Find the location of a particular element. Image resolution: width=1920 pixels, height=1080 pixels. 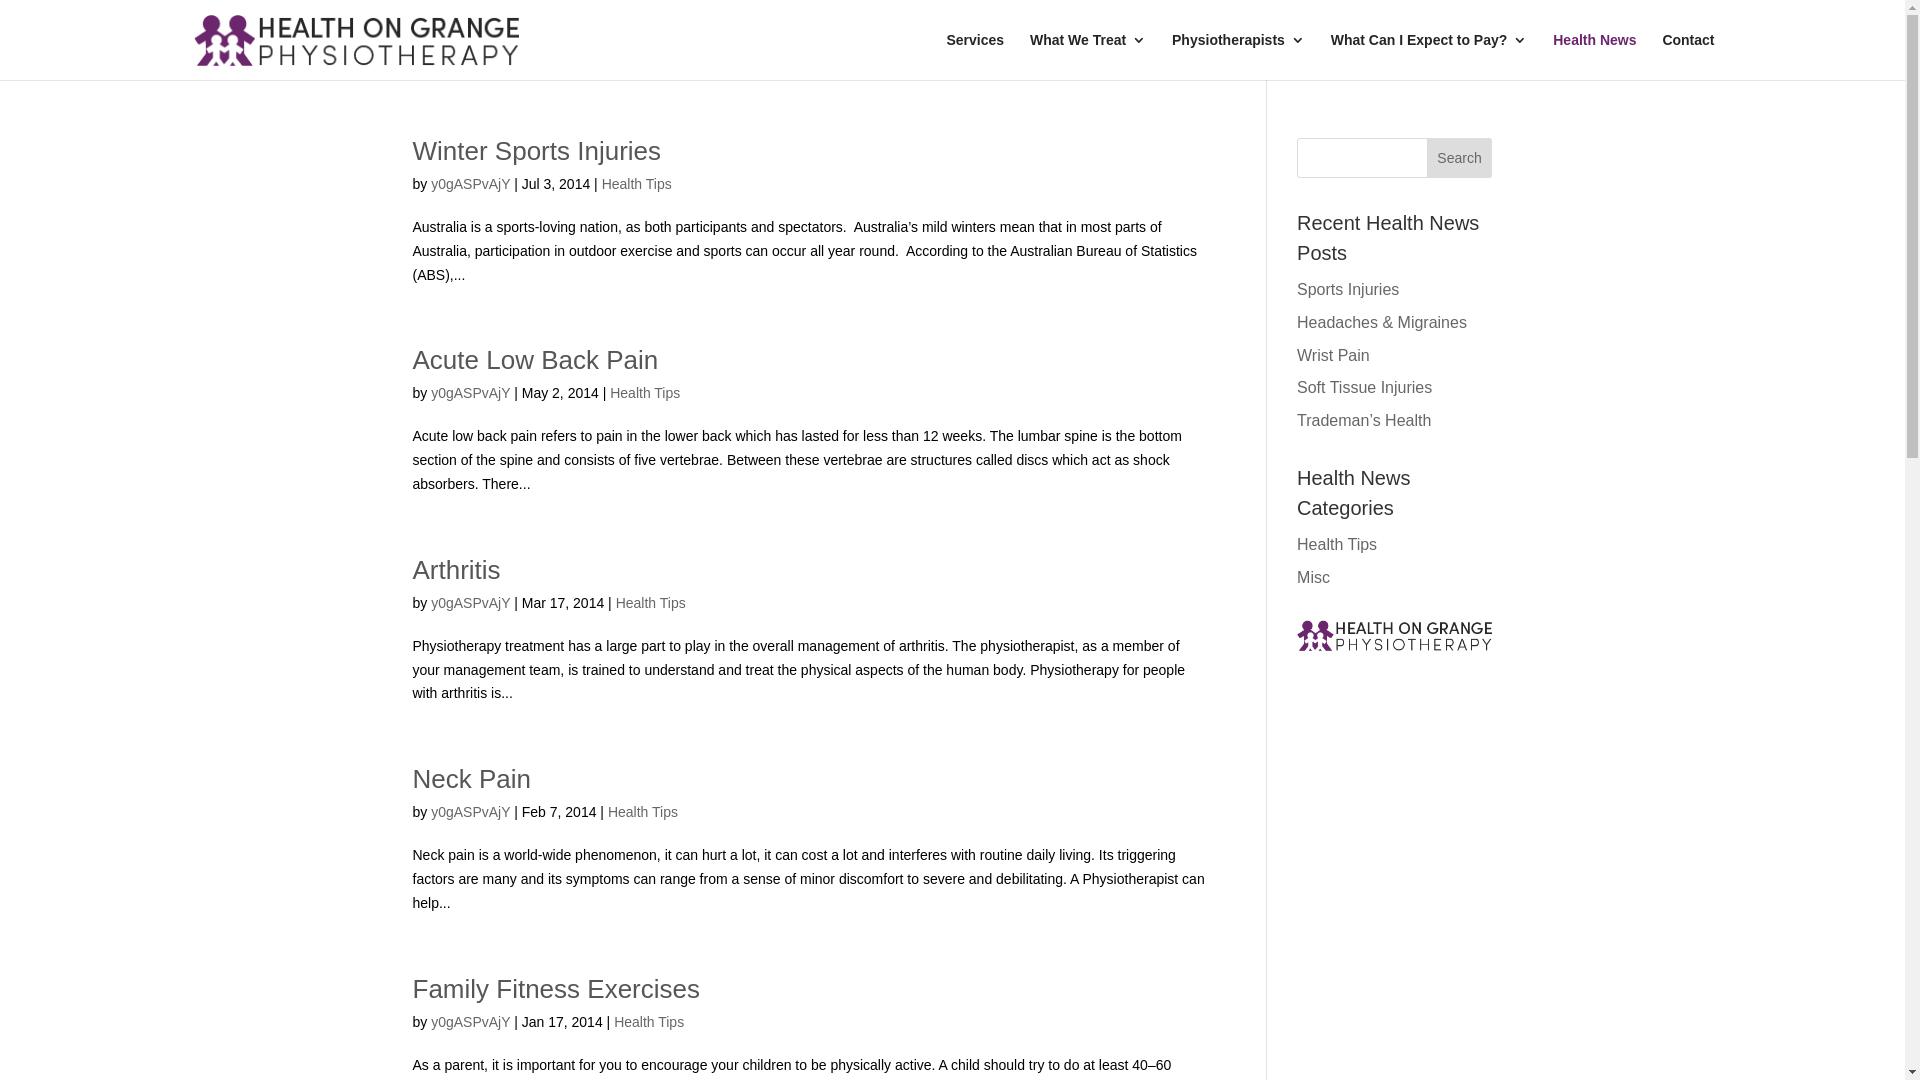

'Family Fitness Exercises' is located at coordinates (556, 987).